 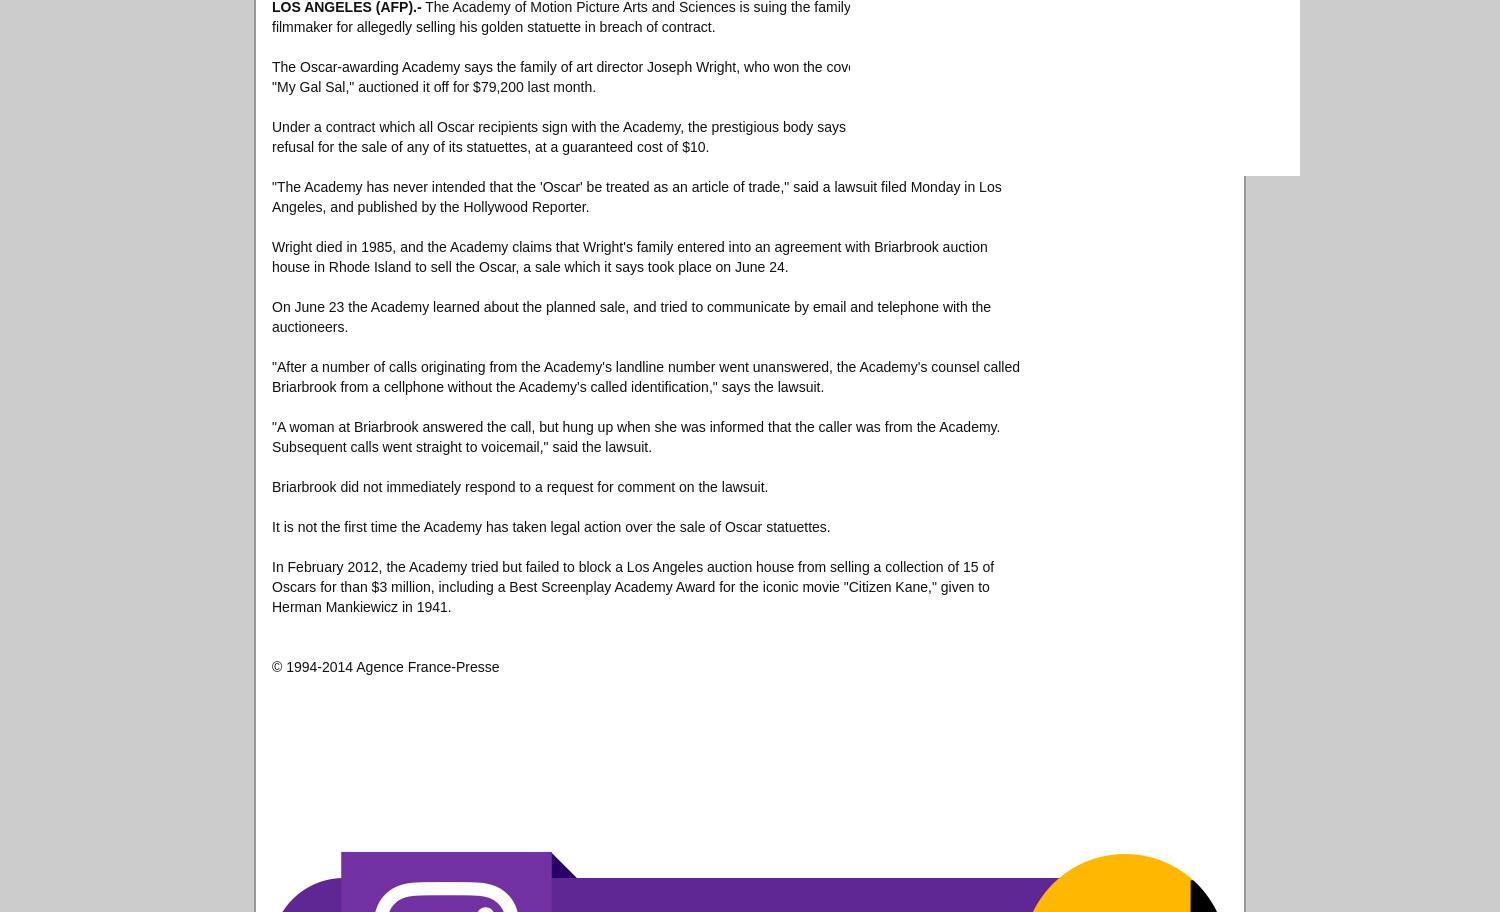 What do you see at coordinates (631, 316) in the screenshot?
I see `'On June 23 the Academy learned about the planned sale, and tried to communicate by email and telephone with the auctioneers.'` at bounding box center [631, 316].